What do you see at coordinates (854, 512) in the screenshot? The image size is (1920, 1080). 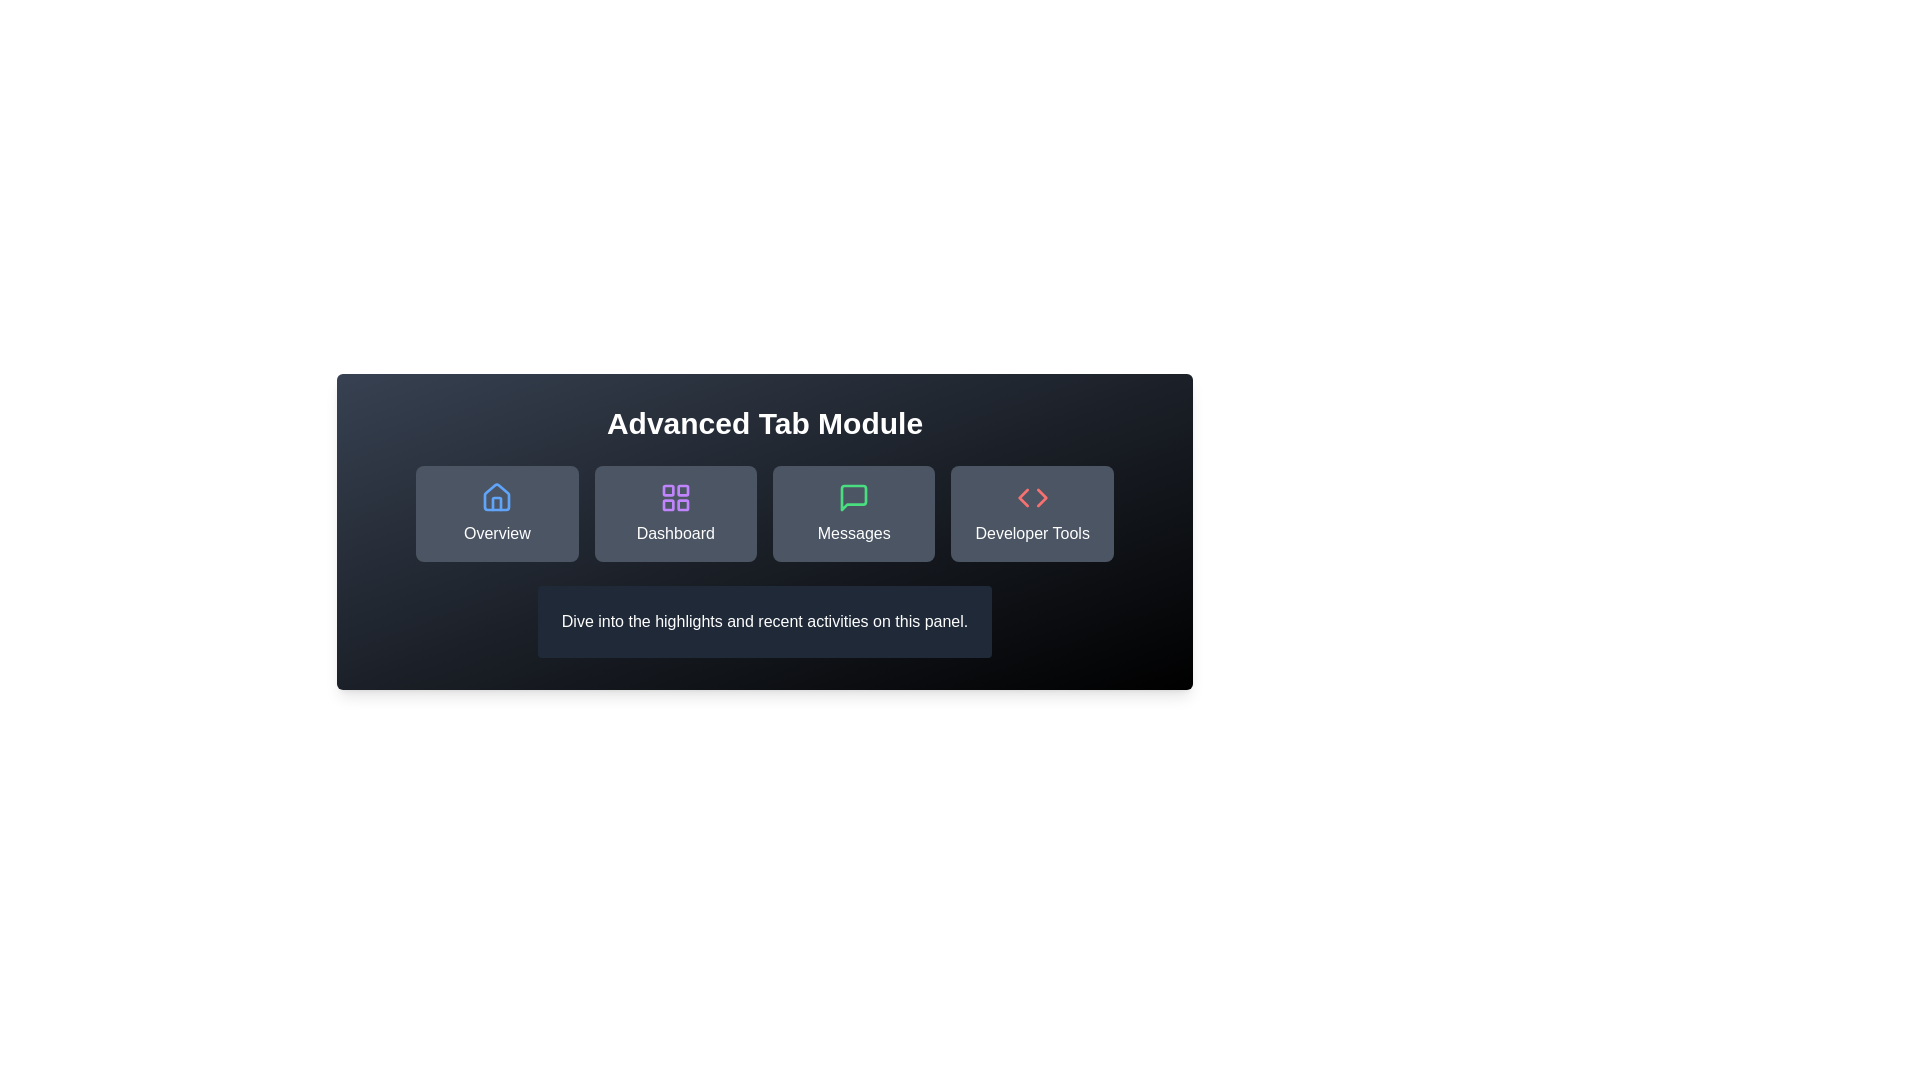 I see `the Messages tab button to switch active content` at bounding box center [854, 512].